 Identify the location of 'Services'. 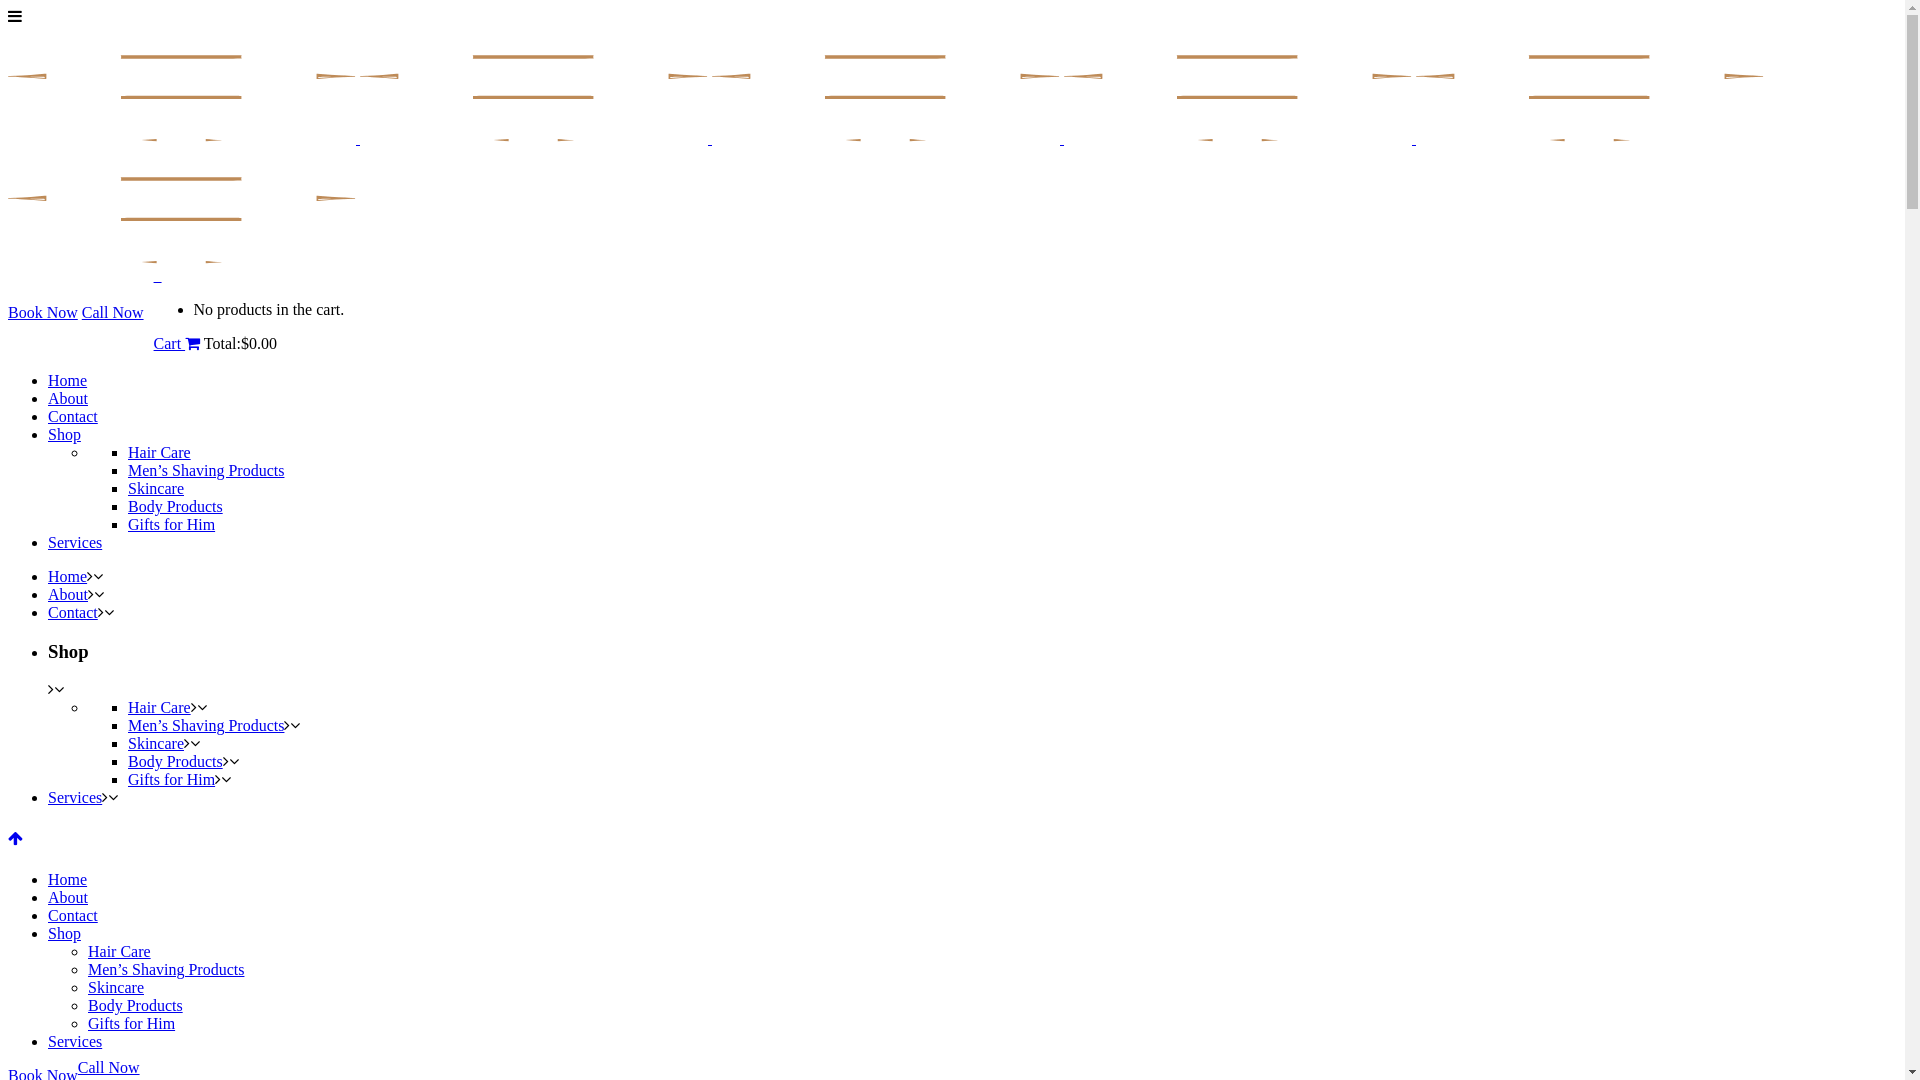
(75, 796).